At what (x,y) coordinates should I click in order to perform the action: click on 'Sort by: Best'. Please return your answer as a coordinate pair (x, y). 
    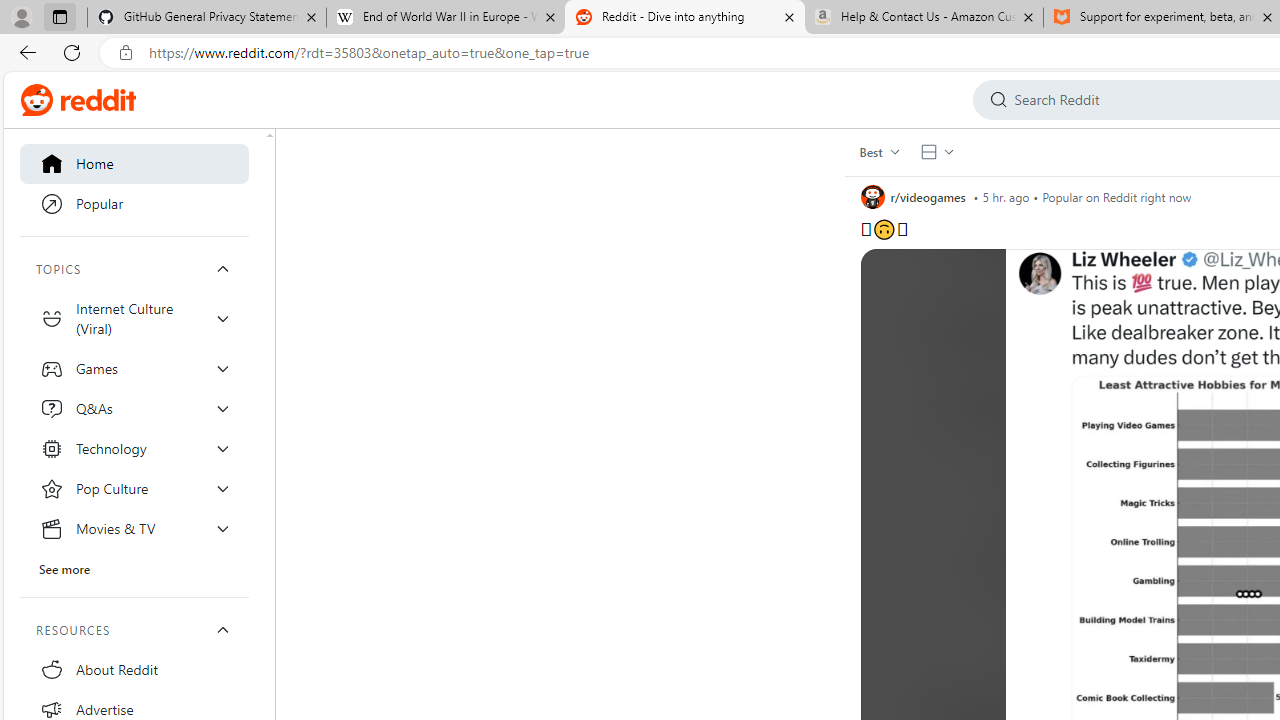
    Looking at the image, I should click on (878, 150).